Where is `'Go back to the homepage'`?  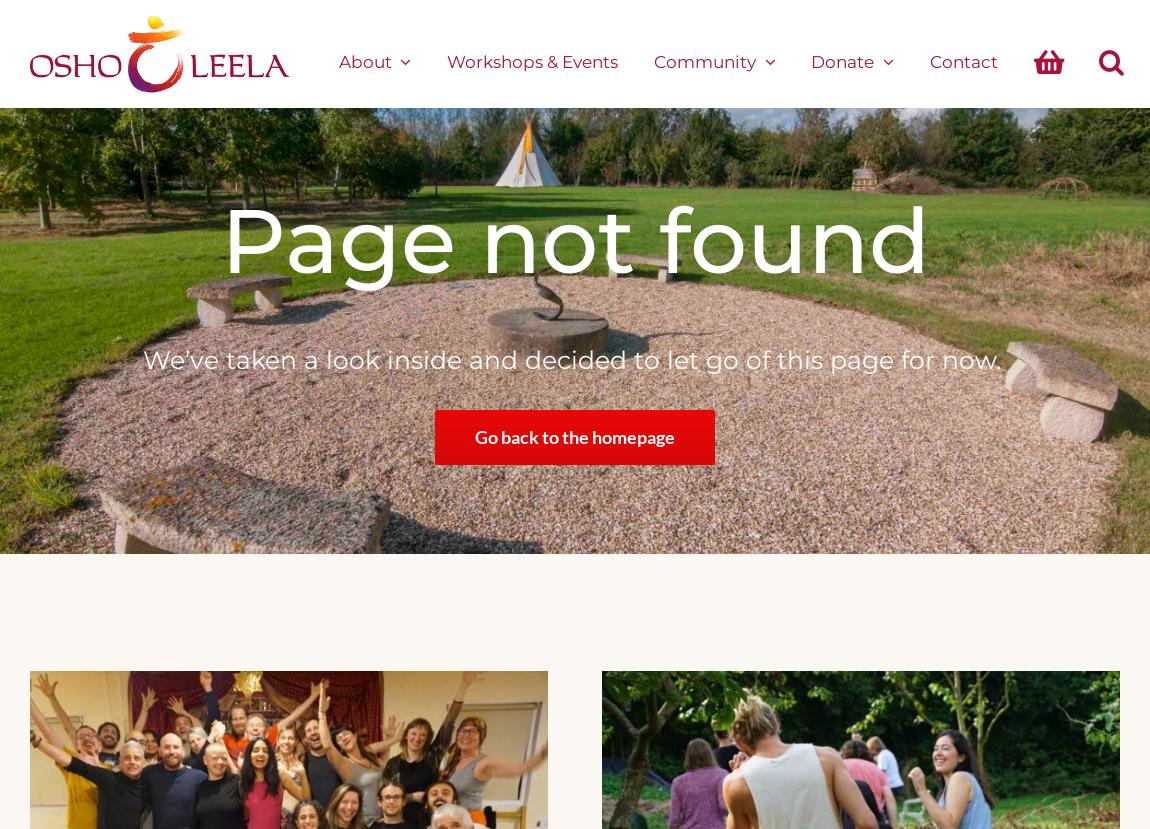 'Go back to the homepage' is located at coordinates (474, 434).